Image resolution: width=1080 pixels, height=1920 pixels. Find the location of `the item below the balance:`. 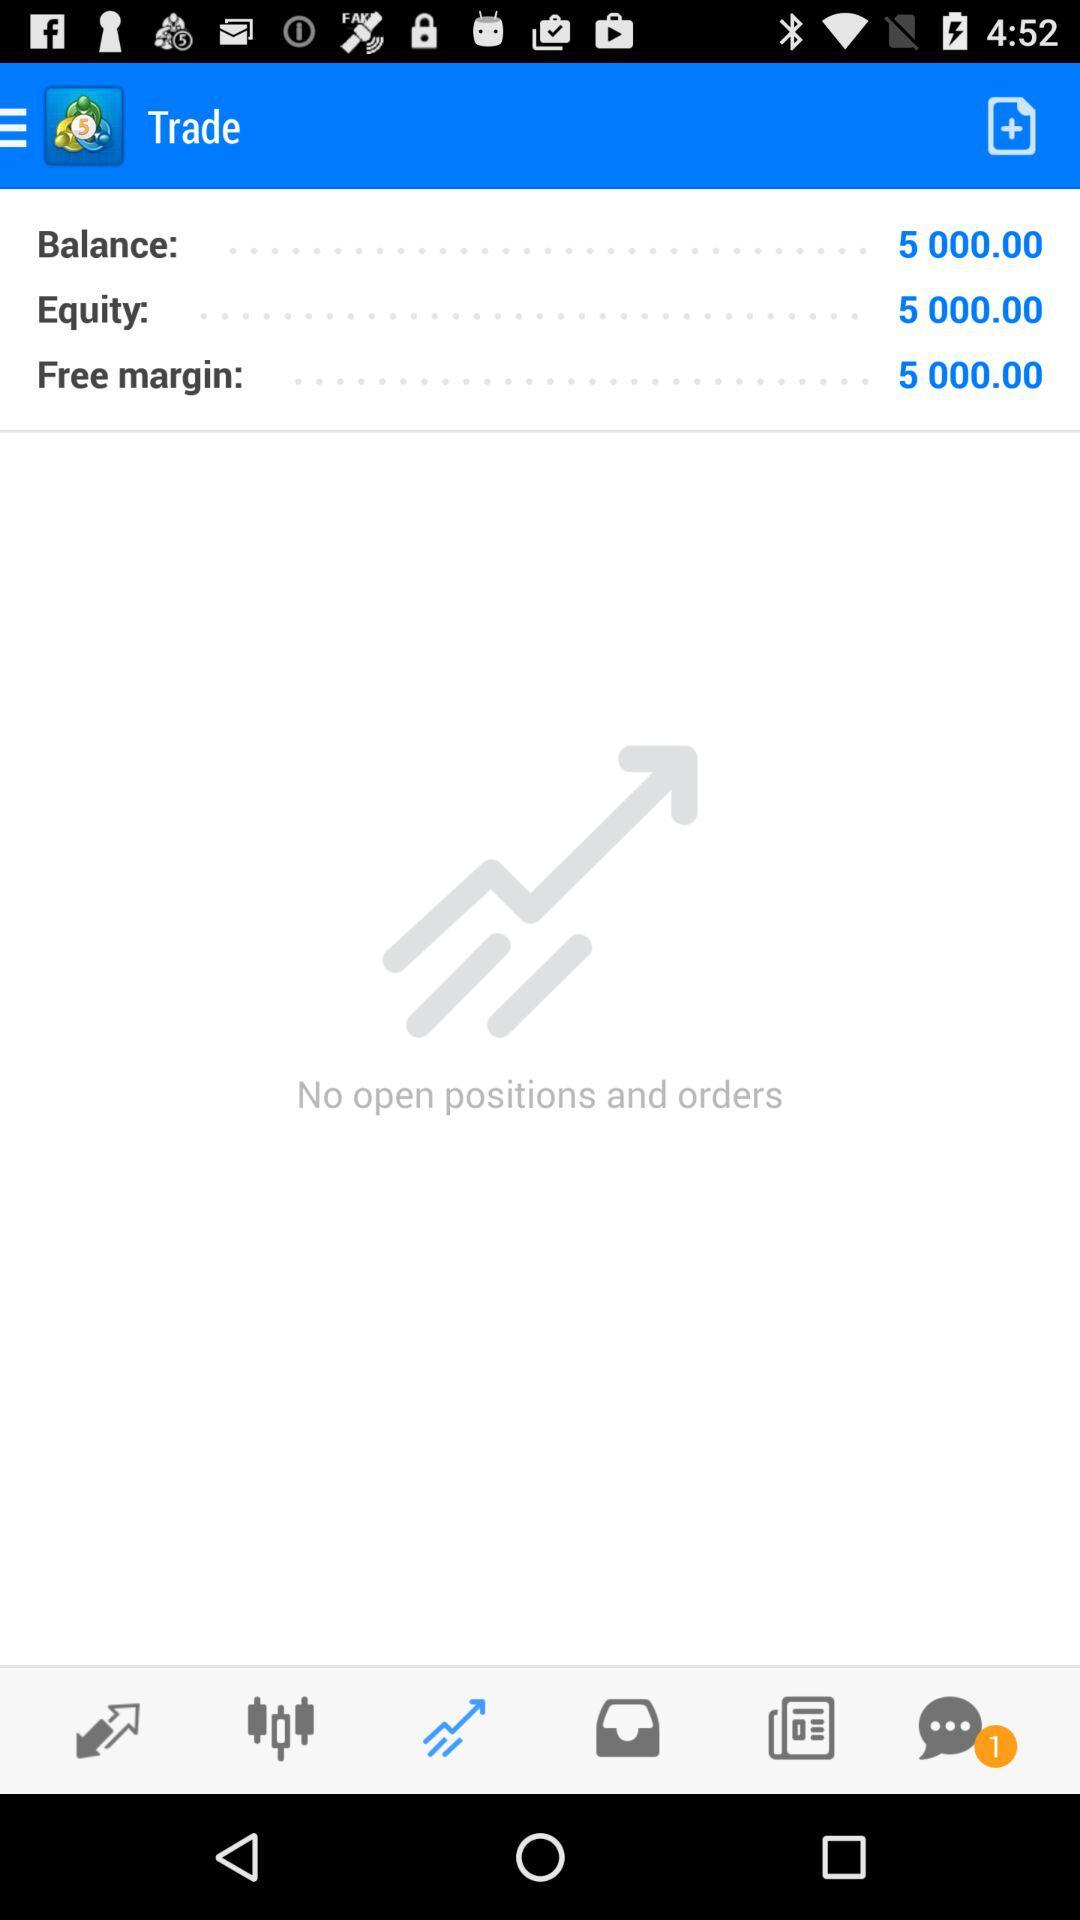

the item below the balance: is located at coordinates (541, 300).